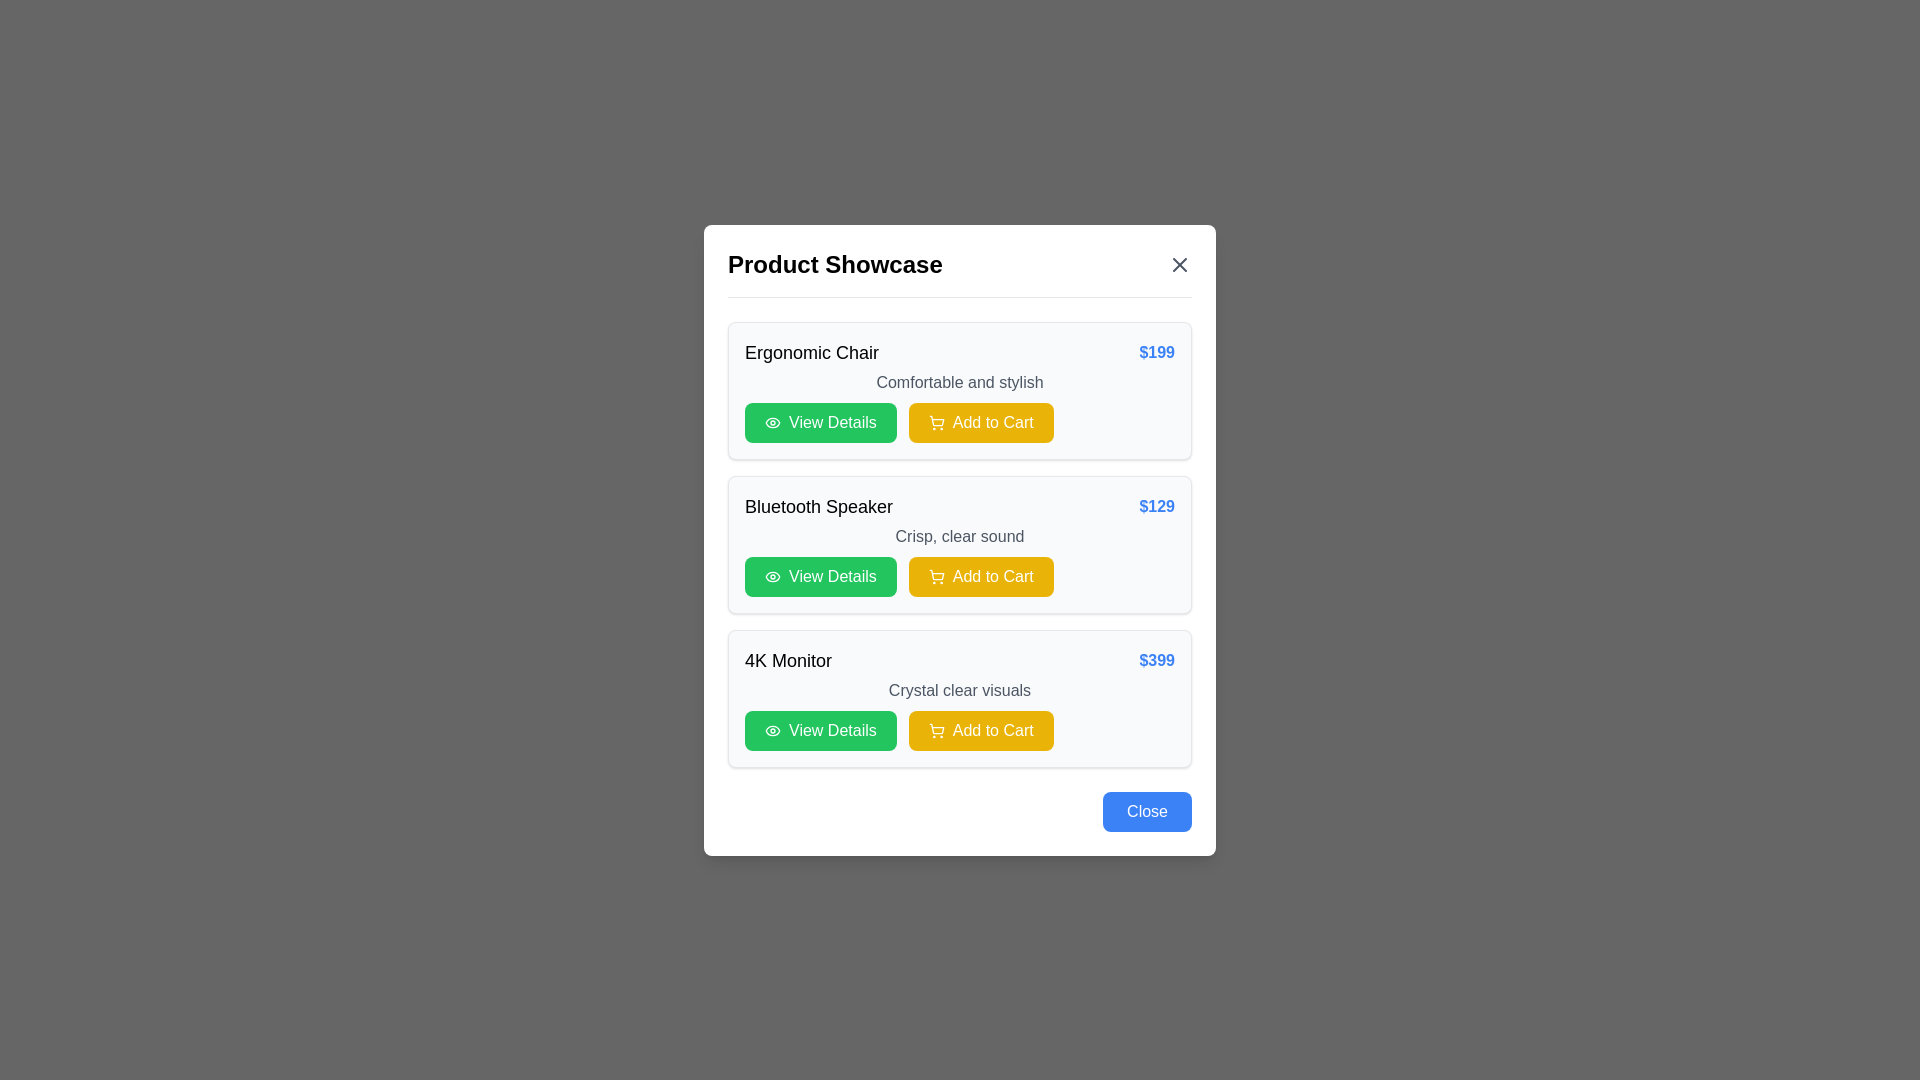 The image size is (1920, 1080). Describe the element at coordinates (771, 421) in the screenshot. I see `the icon located to the left of the 'View Details' text label in the green button for the 'Bluetooth Speaker' product entry` at that location.